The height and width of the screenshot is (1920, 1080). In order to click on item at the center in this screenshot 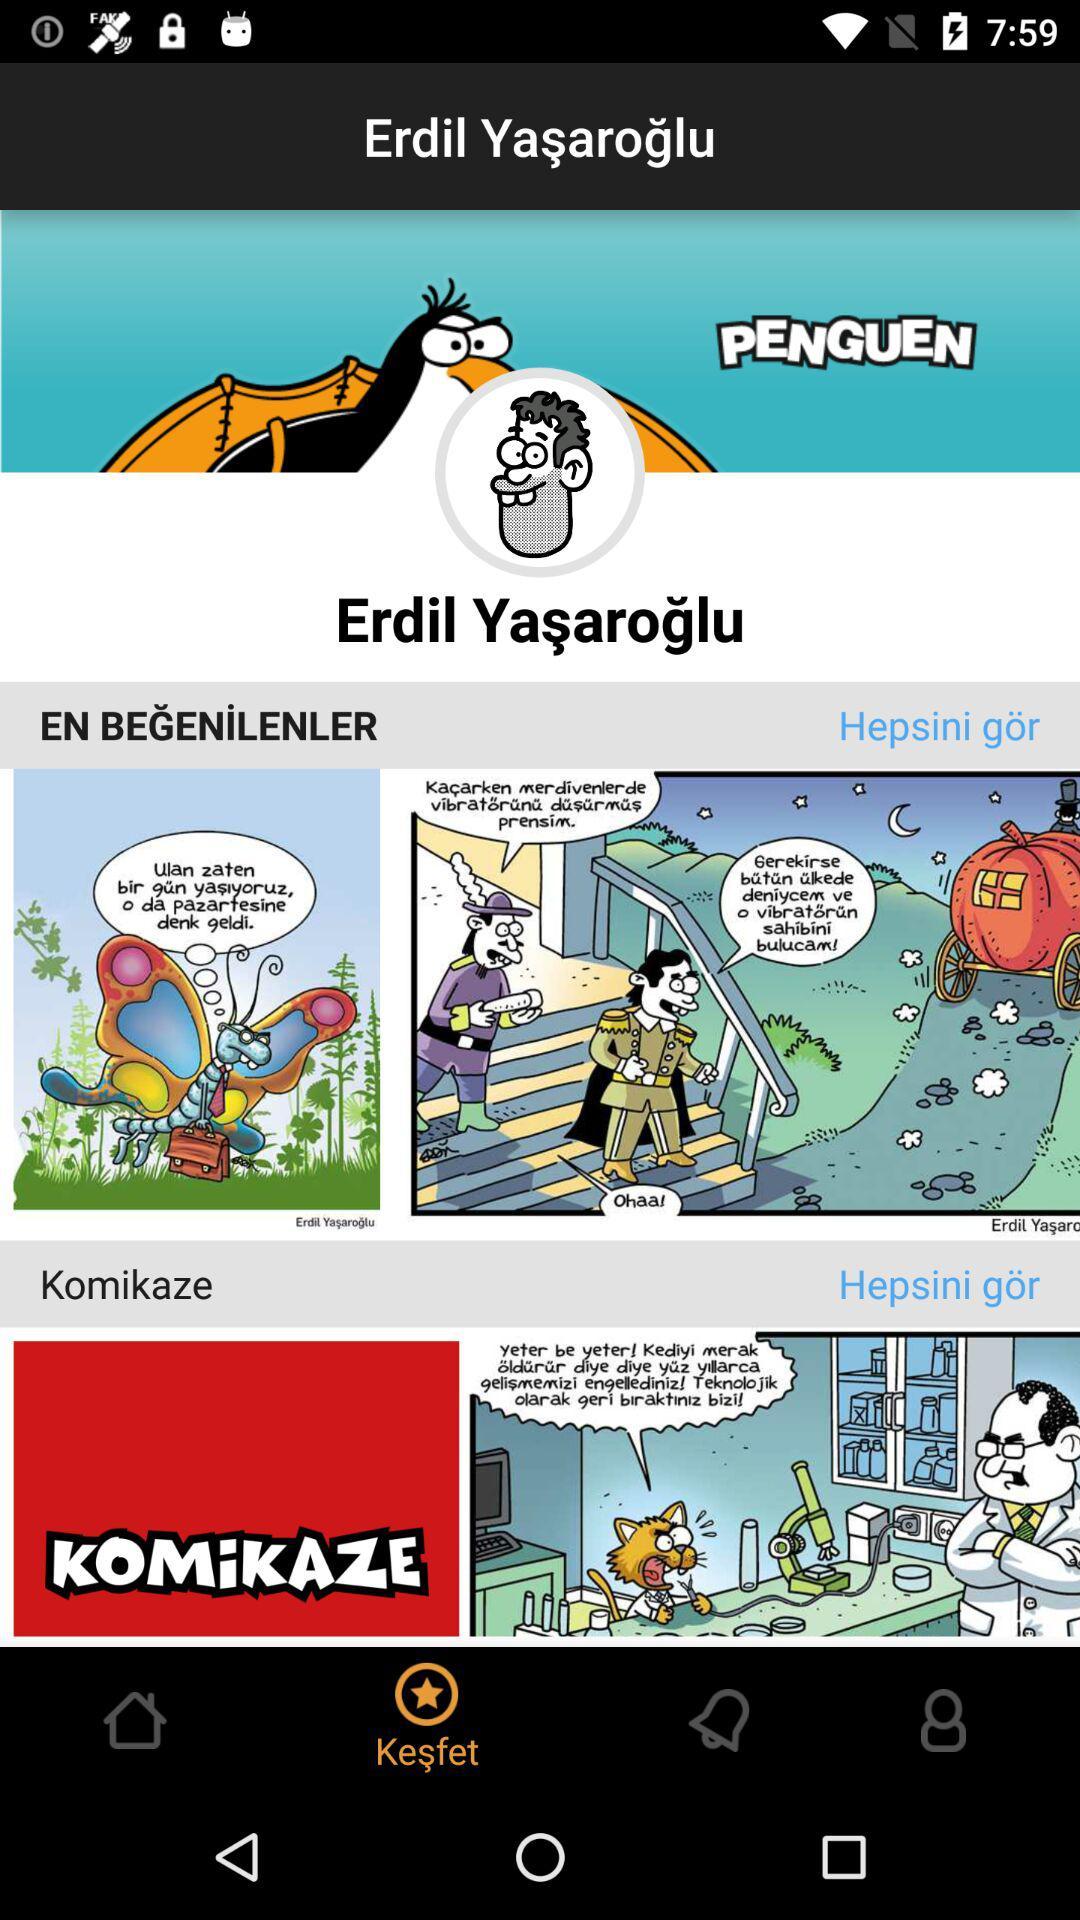, I will do `click(438, 723)`.